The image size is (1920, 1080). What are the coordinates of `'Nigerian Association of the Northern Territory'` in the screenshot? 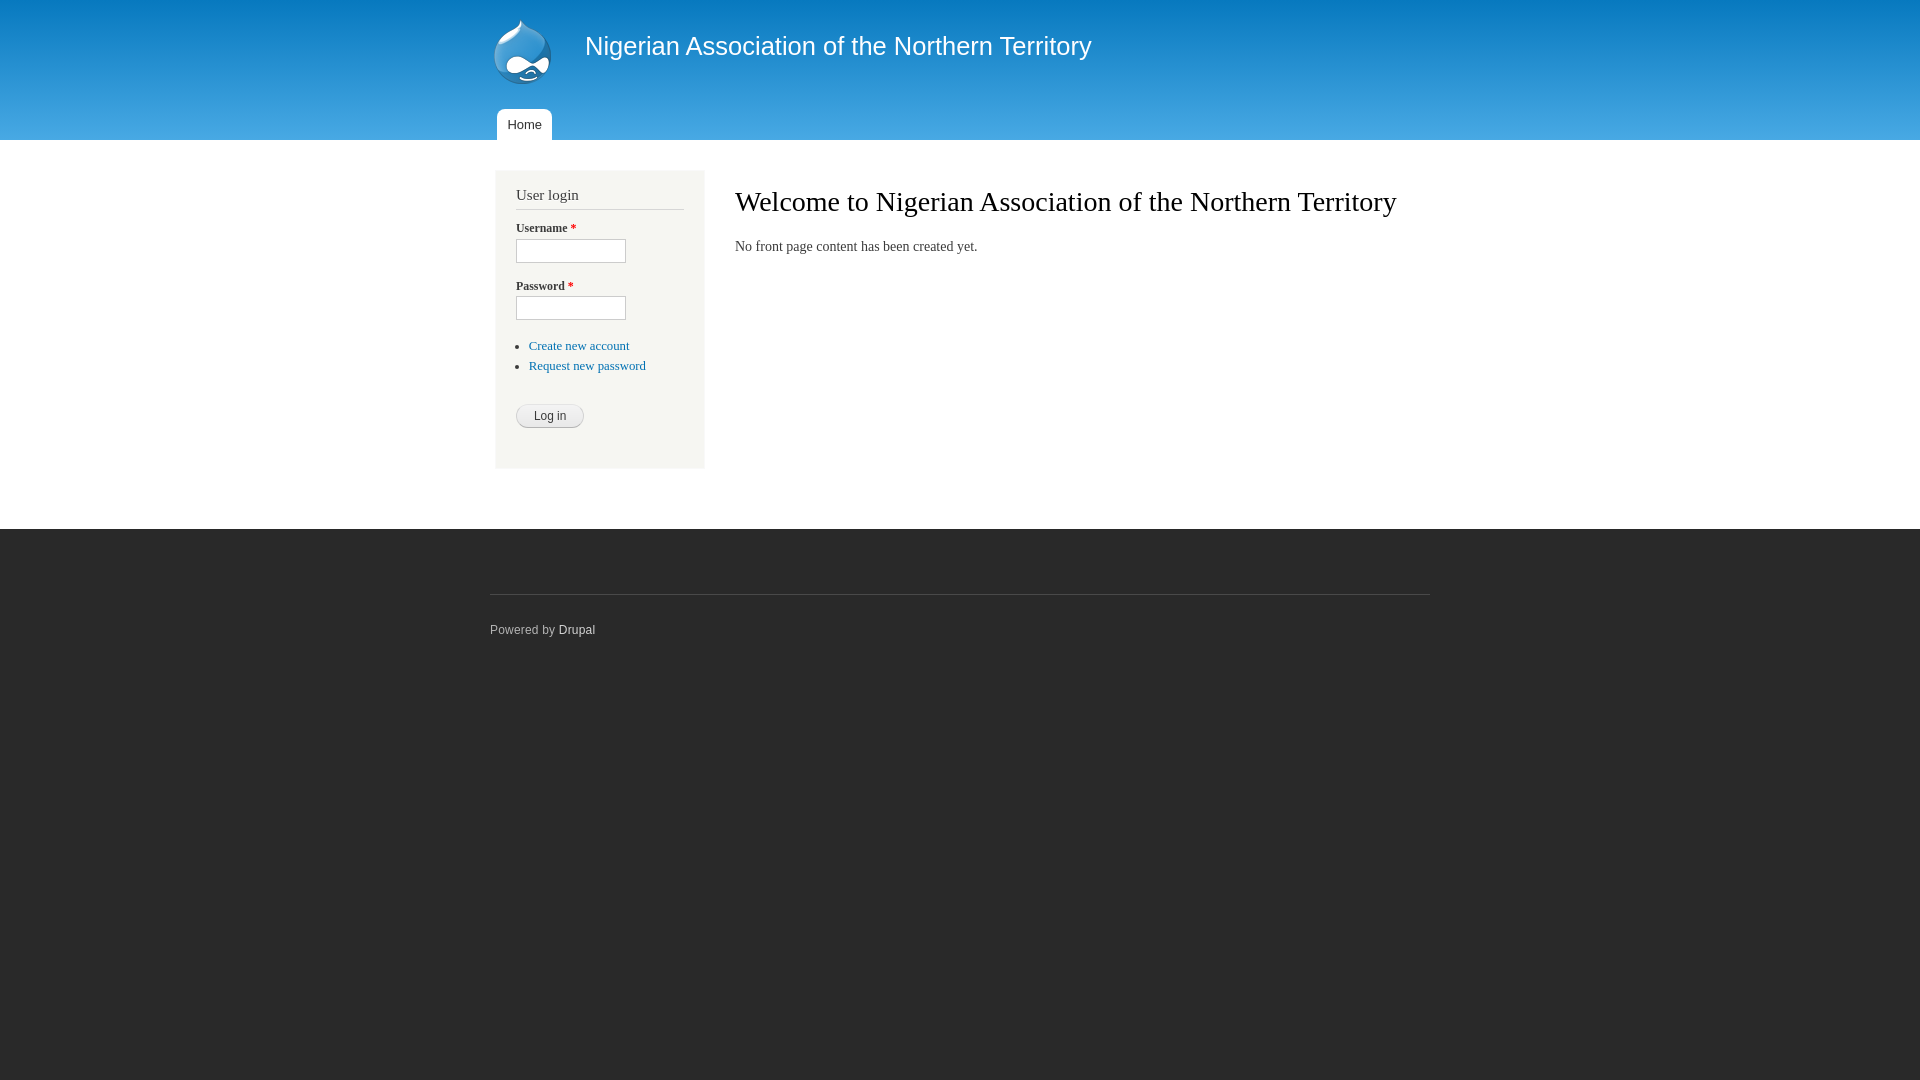 It's located at (838, 45).